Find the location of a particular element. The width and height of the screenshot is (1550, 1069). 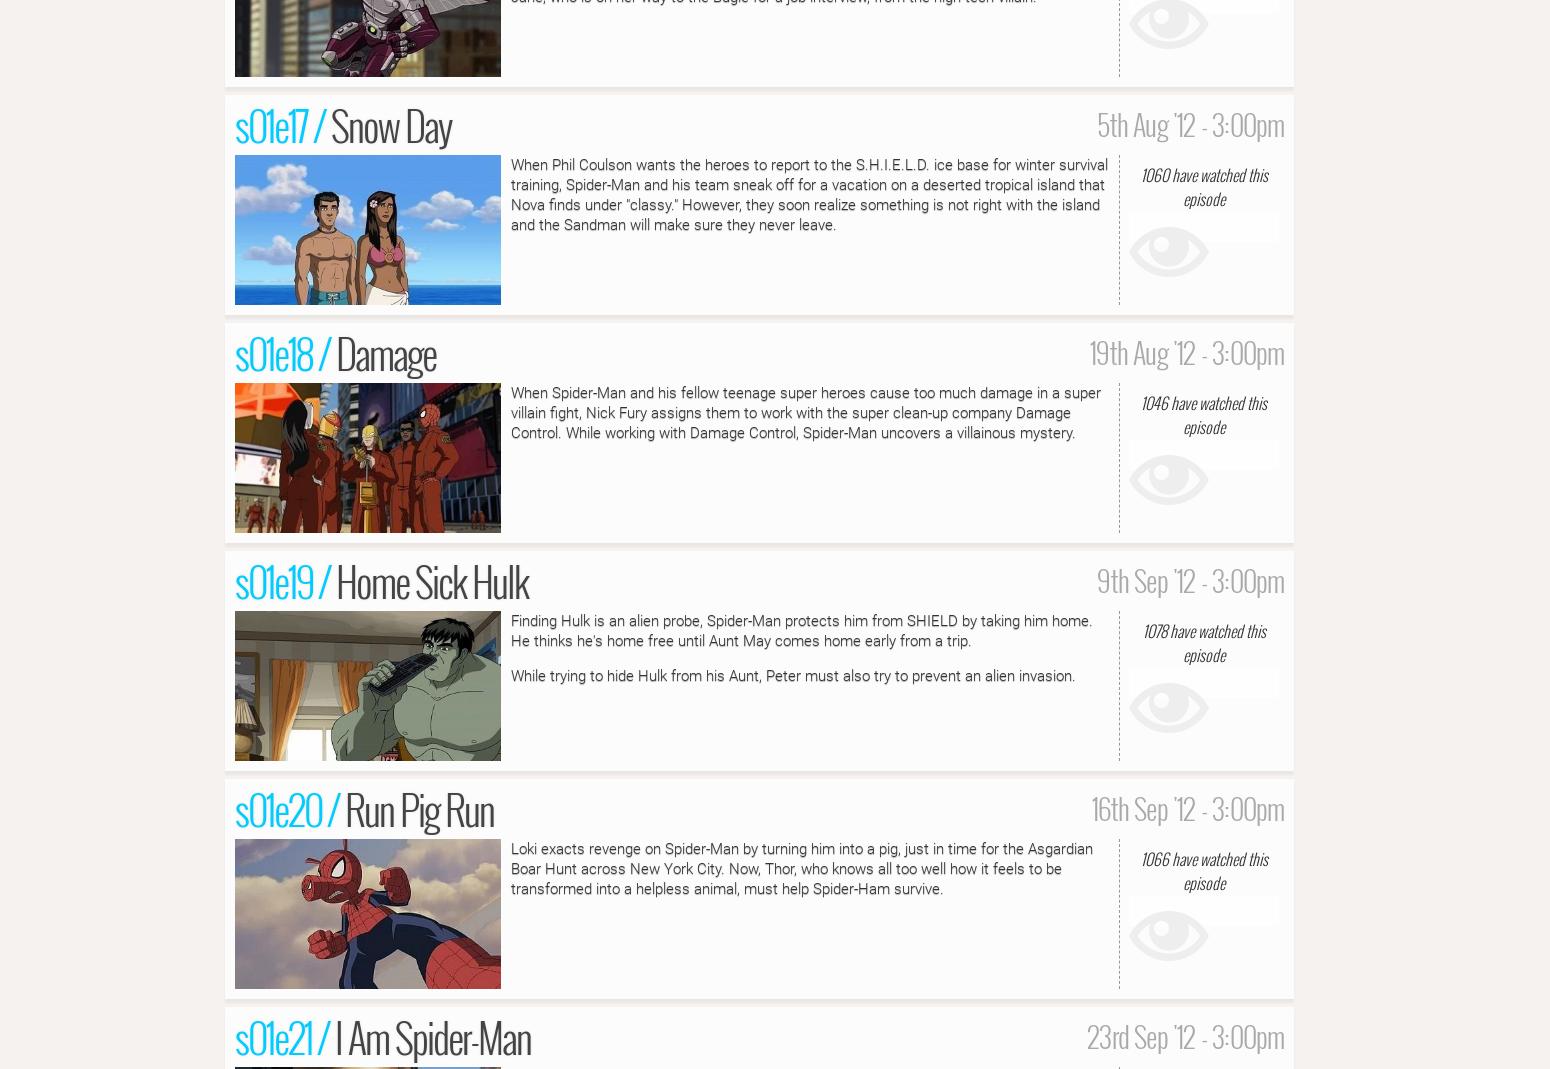

'1066' is located at coordinates (1152, 856).